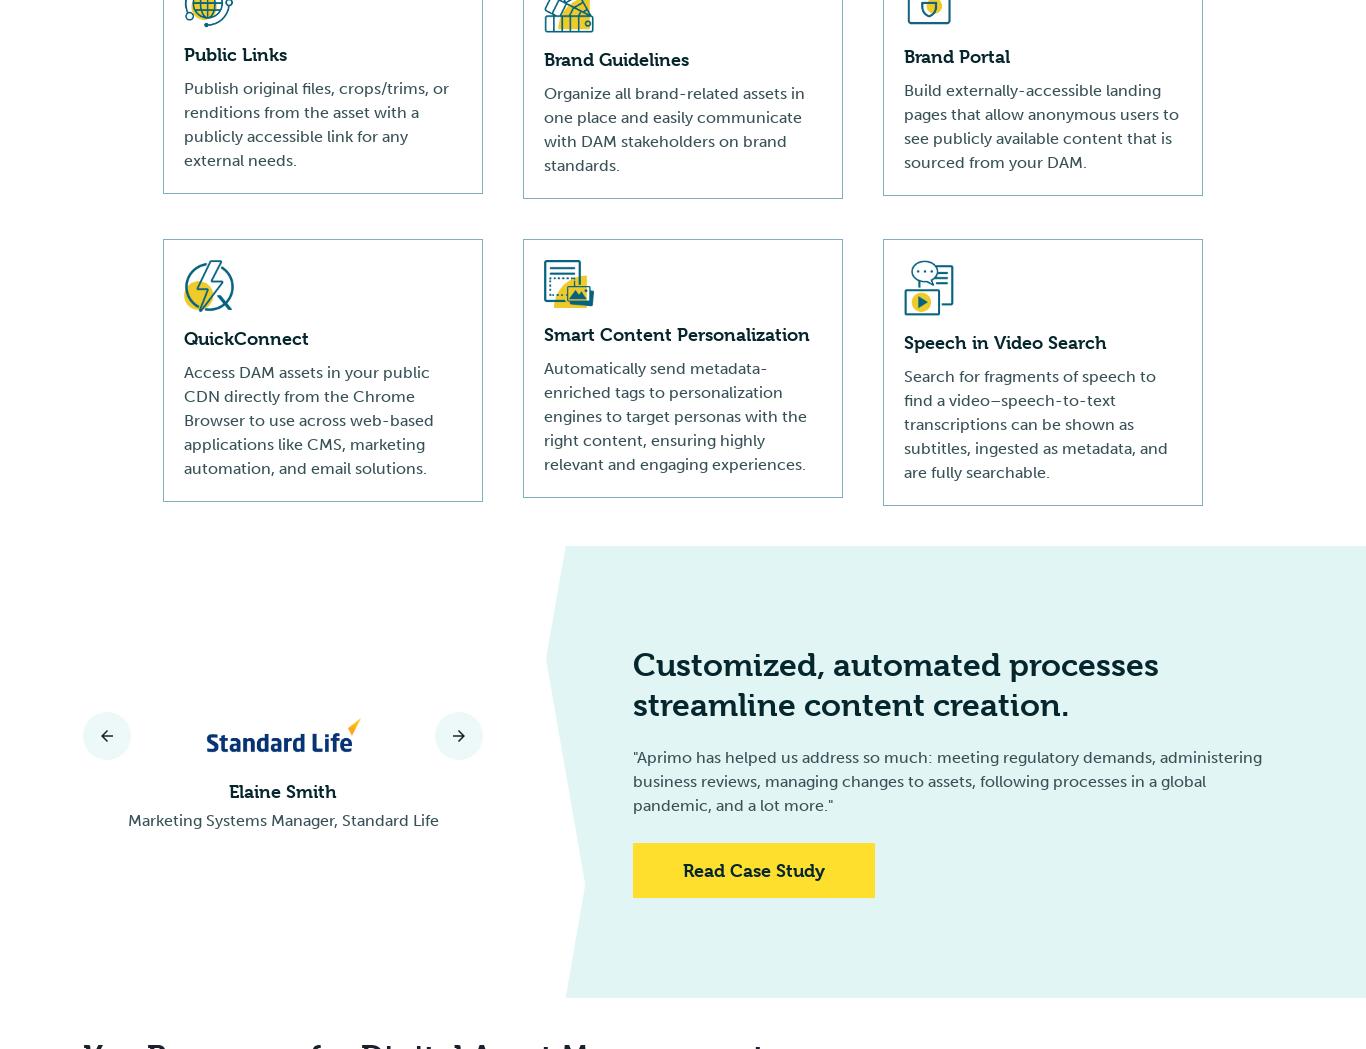 The width and height of the screenshot is (1366, 1049). Describe the element at coordinates (632, 781) in the screenshot. I see `'"Aprimo has helped us address so much: meeting regulatory demands, administering business reviews, managing changes to assets, following processes in a global pandemic, and a lot more."'` at that location.